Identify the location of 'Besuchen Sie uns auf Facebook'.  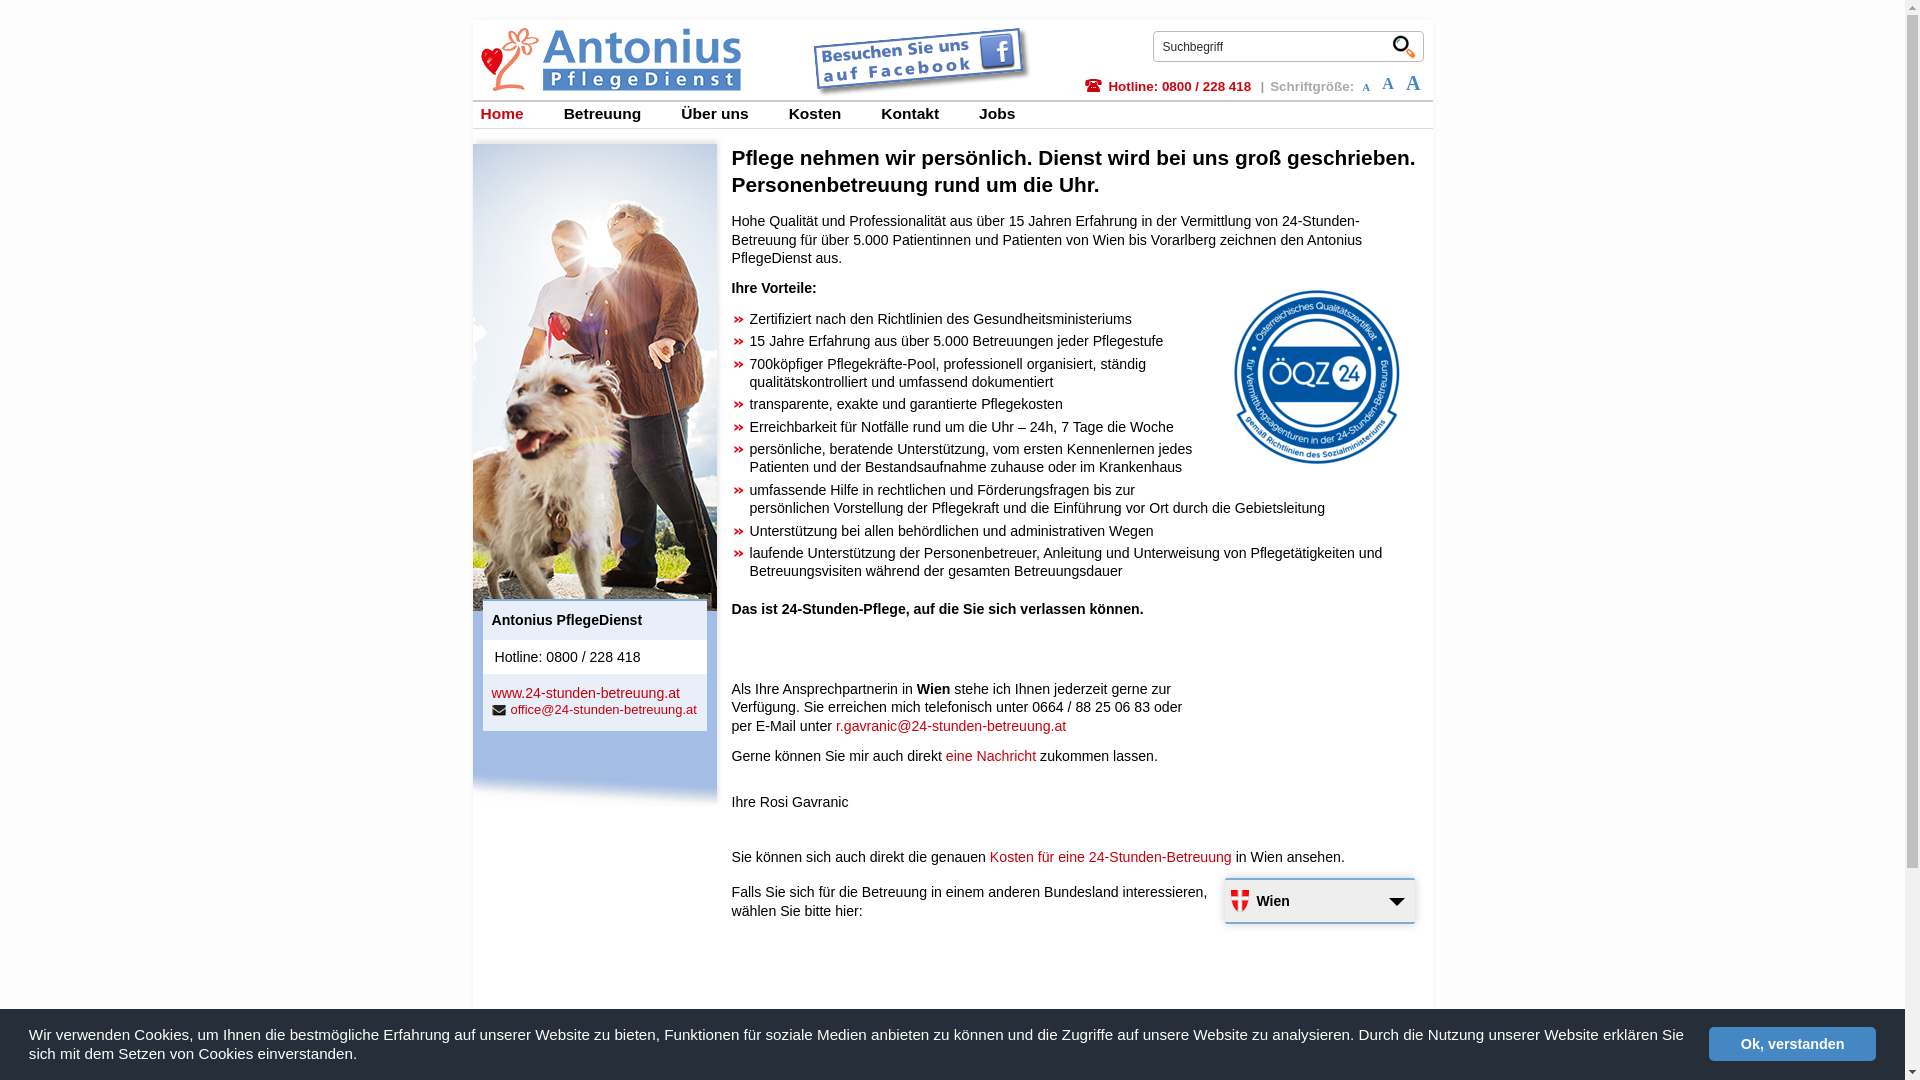
(806, 31).